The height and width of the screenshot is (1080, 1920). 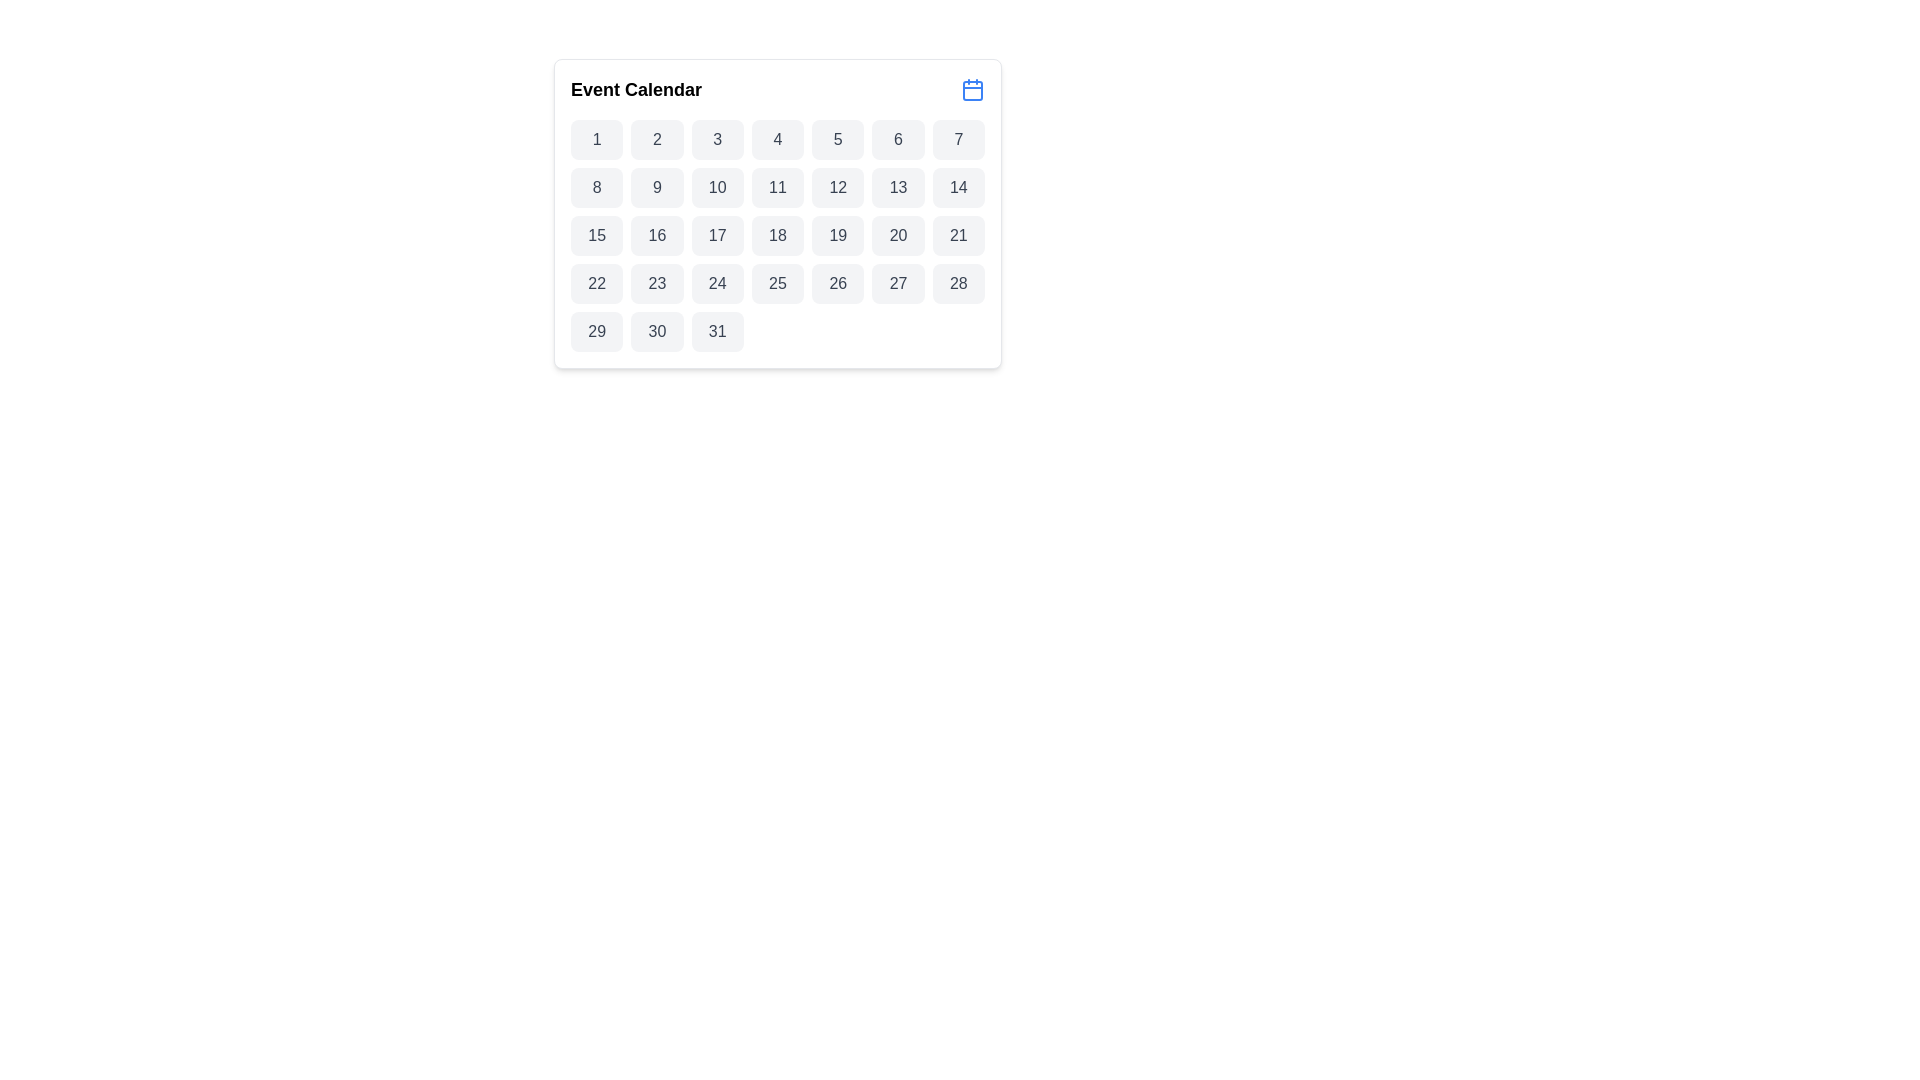 What do you see at coordinates (717, 330) in the screenshot?
I see `the button representing the date 31 in the 'Event Calendar'` at bounding box center [717, 330].